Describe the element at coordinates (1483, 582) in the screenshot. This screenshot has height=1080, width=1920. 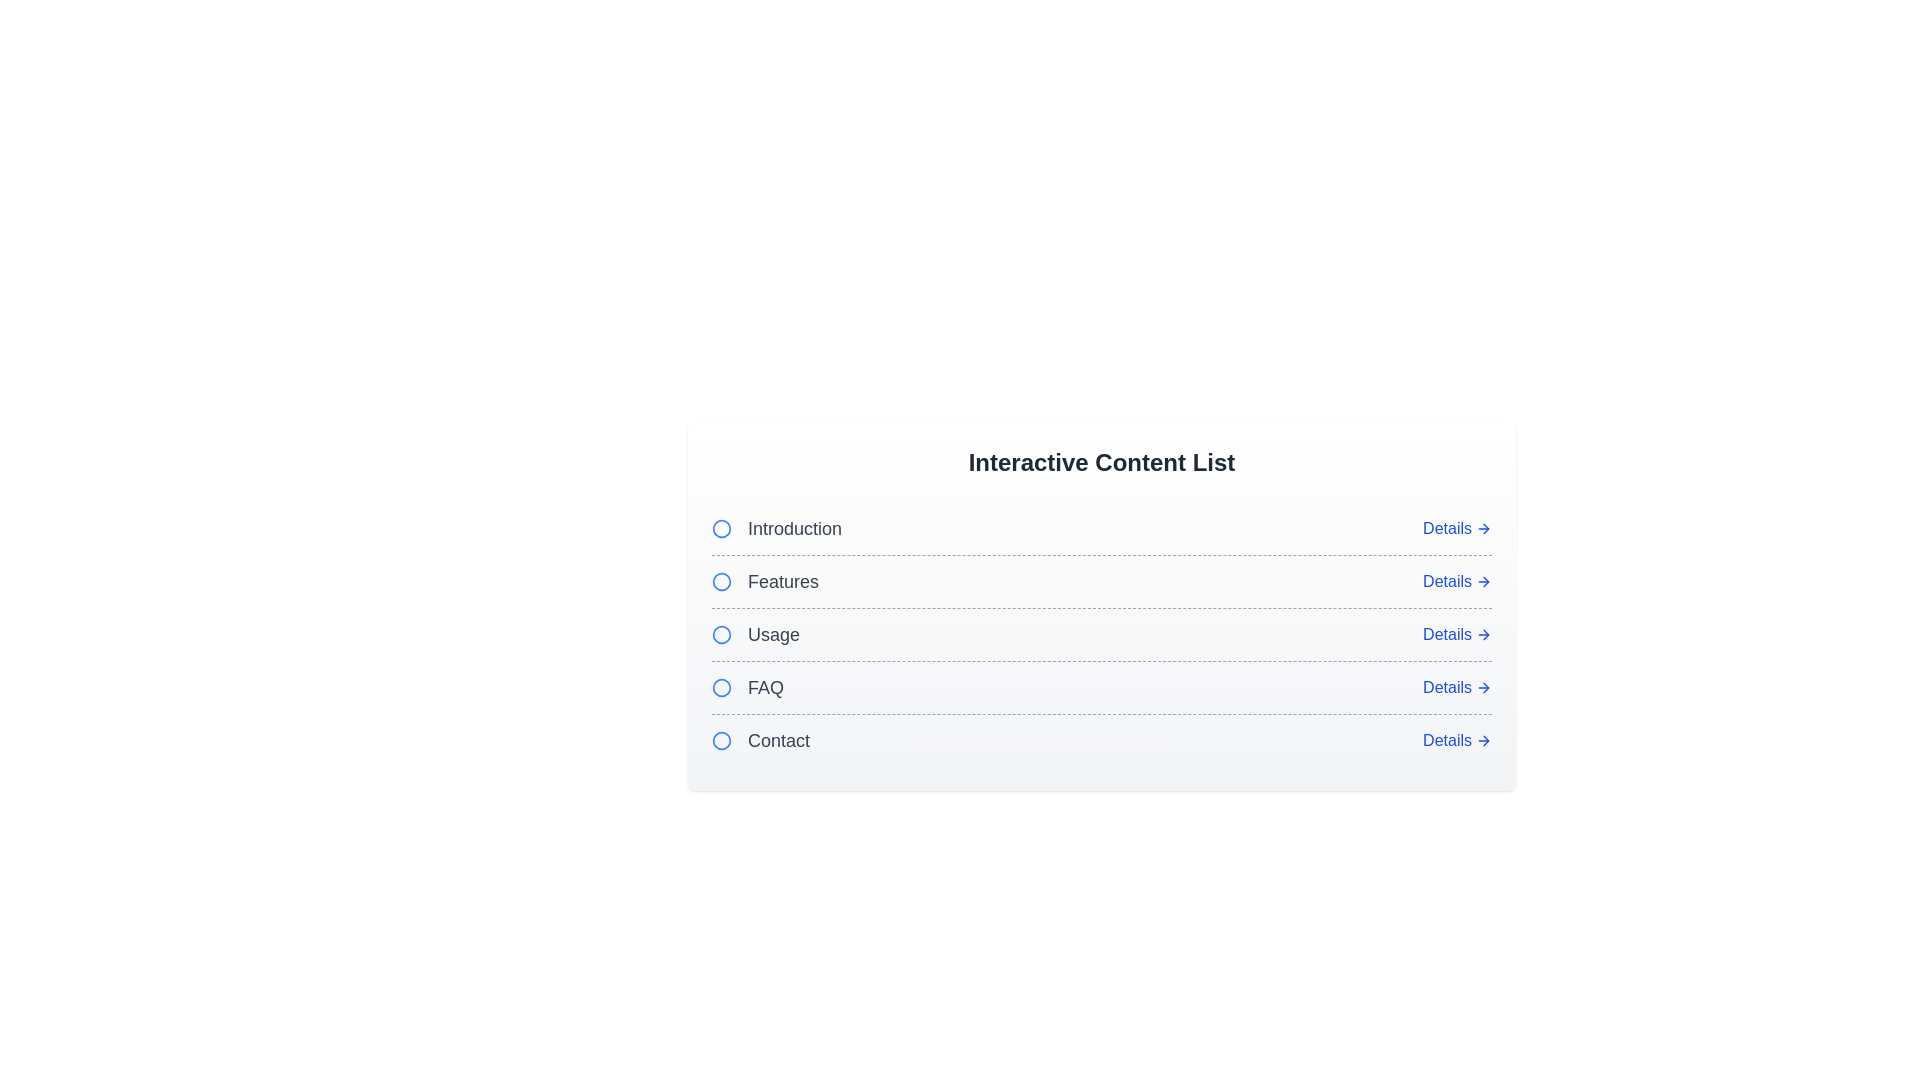
I see `the right-pointing arrow icon with a blue stroke located immediately after the 'Details' text label in the second row of the list` at that location.